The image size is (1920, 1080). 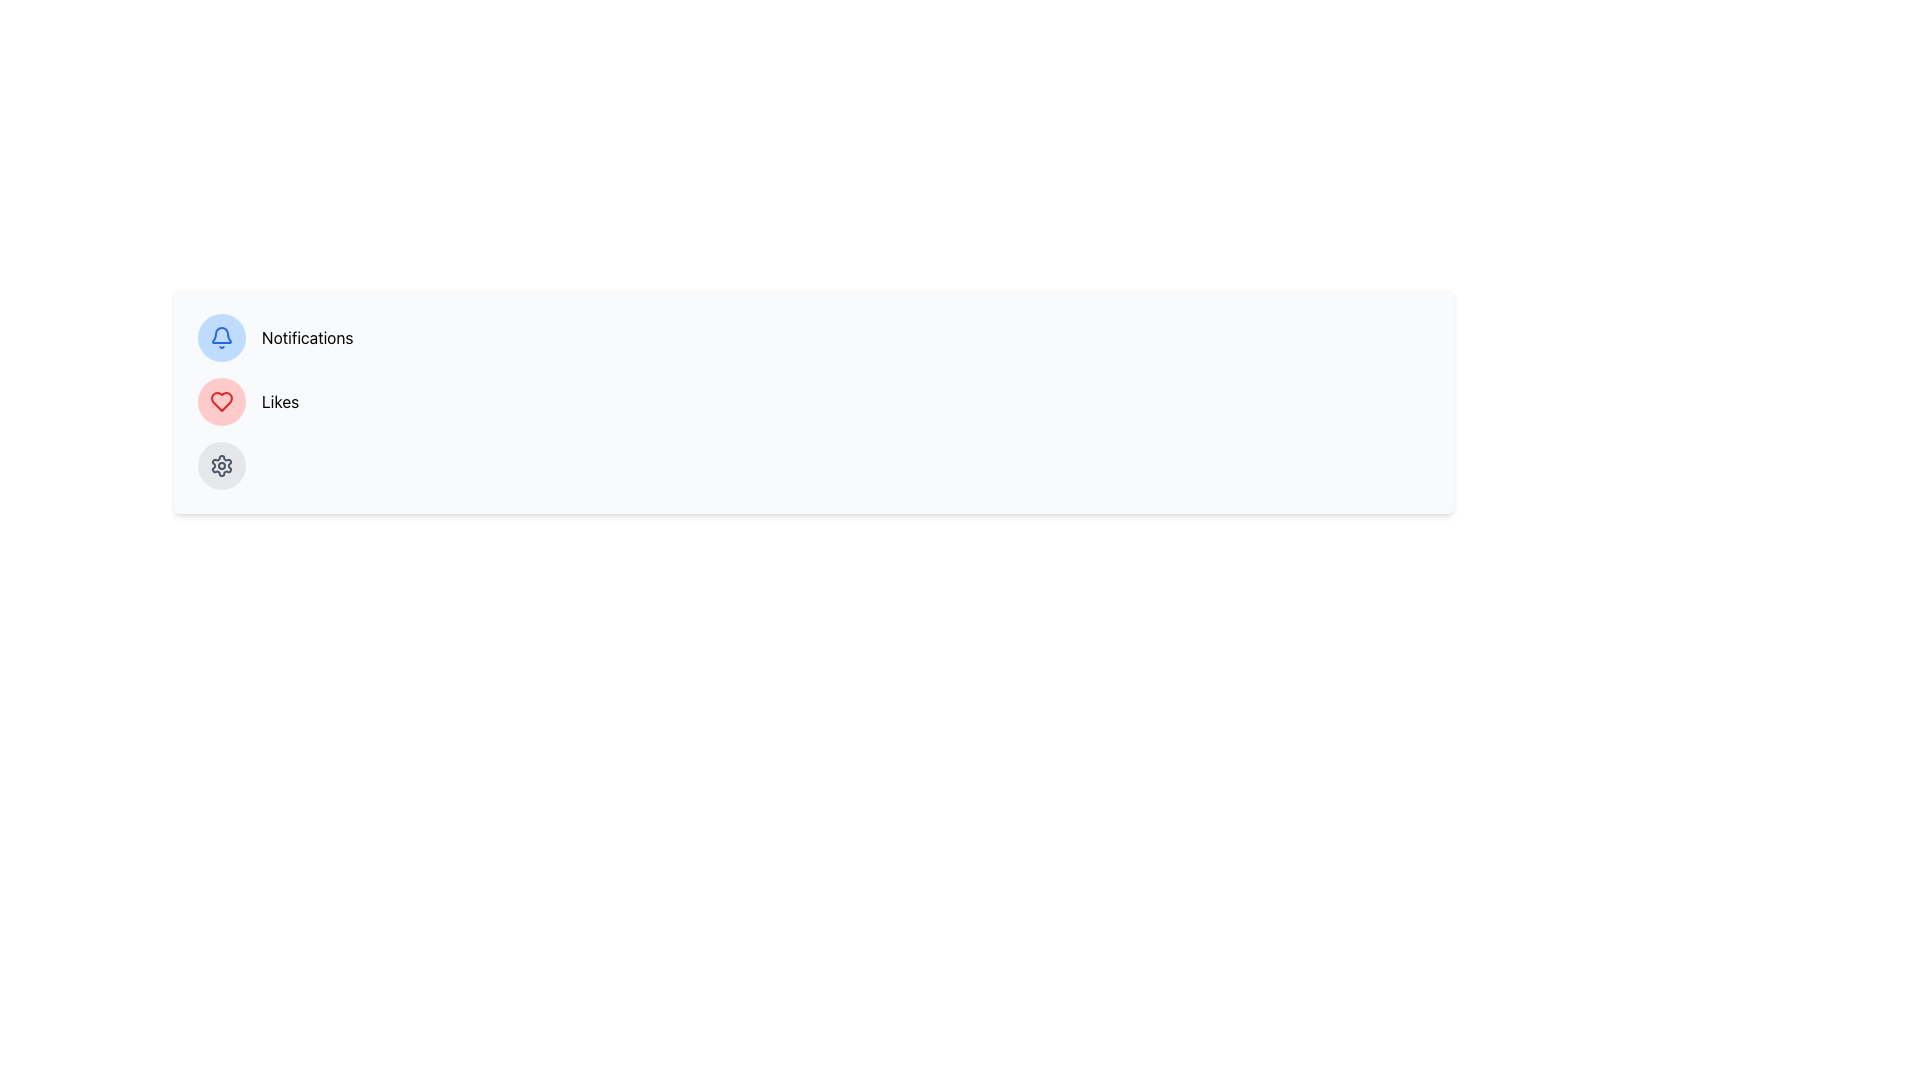 I want to click on the circular button with a red heart symbol, so click(x=221, y=401).